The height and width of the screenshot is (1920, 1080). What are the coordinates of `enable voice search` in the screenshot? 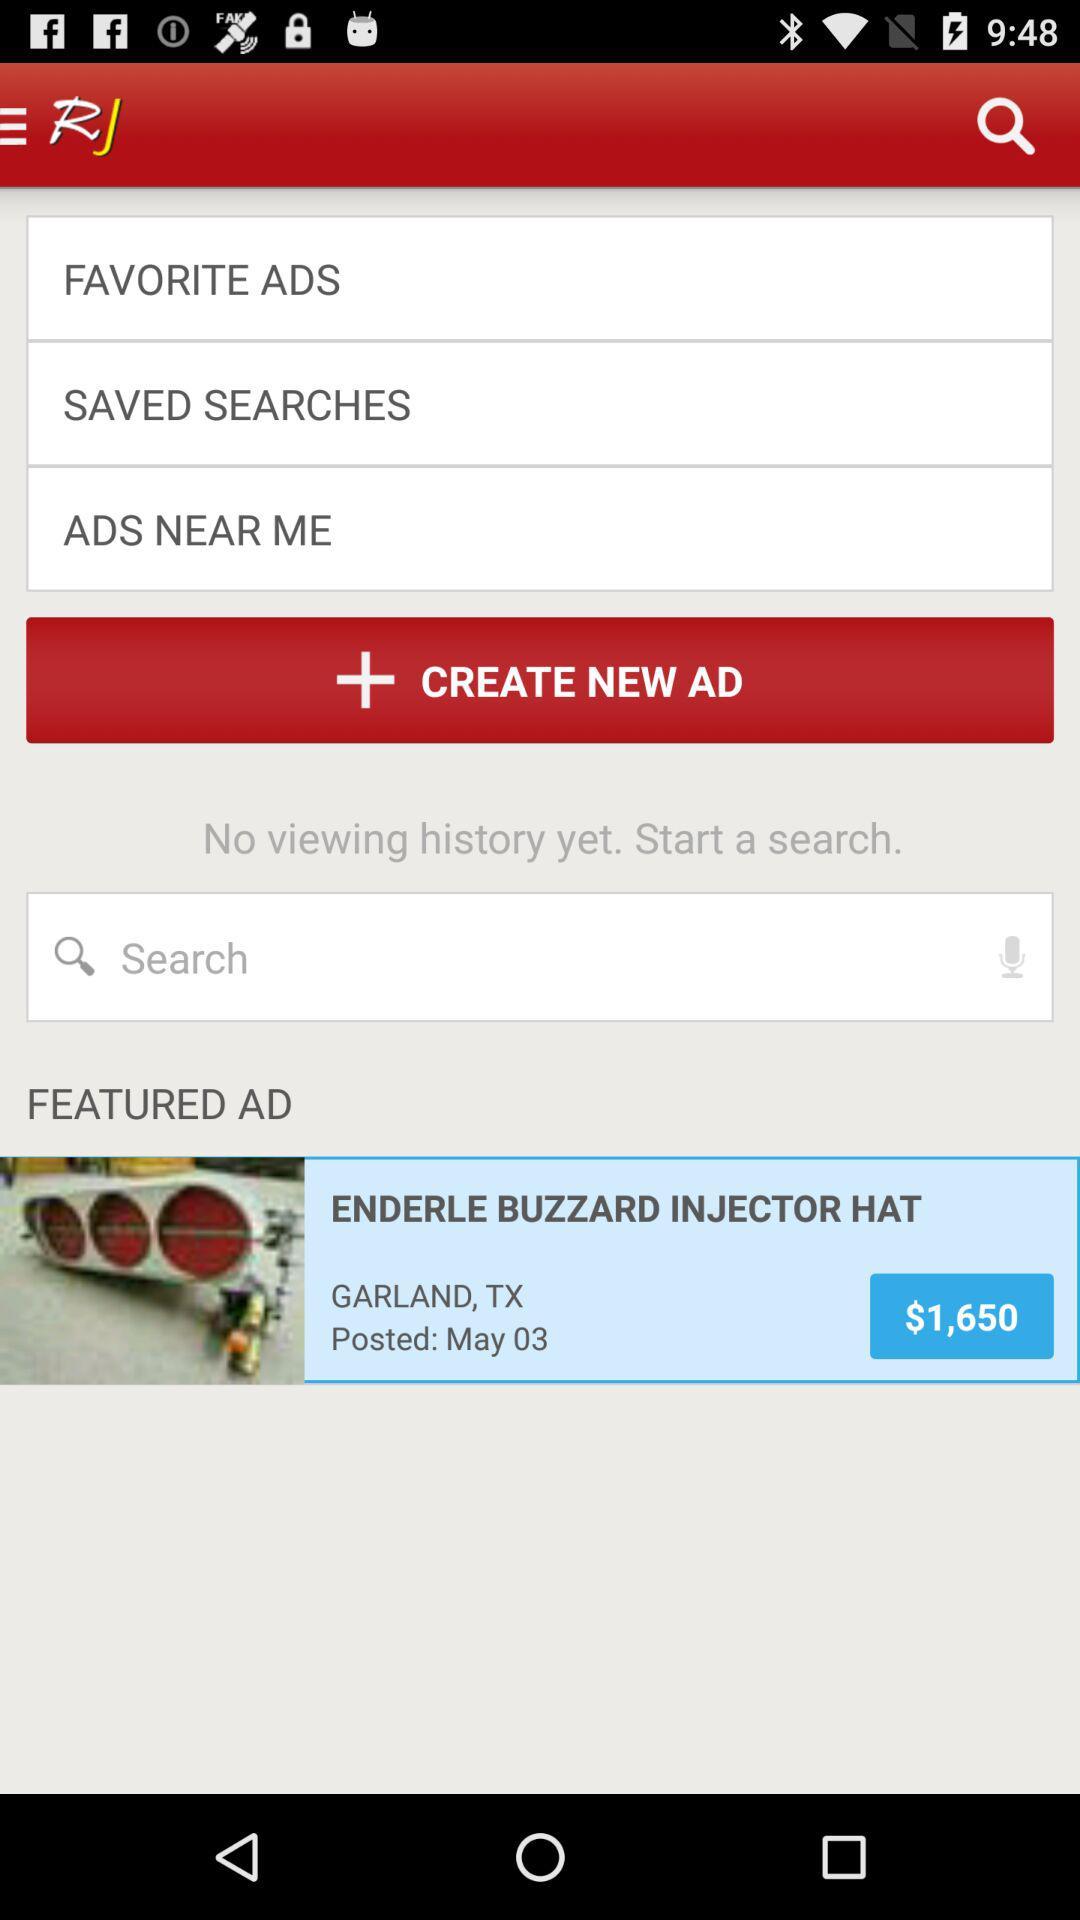 It's located at (1012, 955).